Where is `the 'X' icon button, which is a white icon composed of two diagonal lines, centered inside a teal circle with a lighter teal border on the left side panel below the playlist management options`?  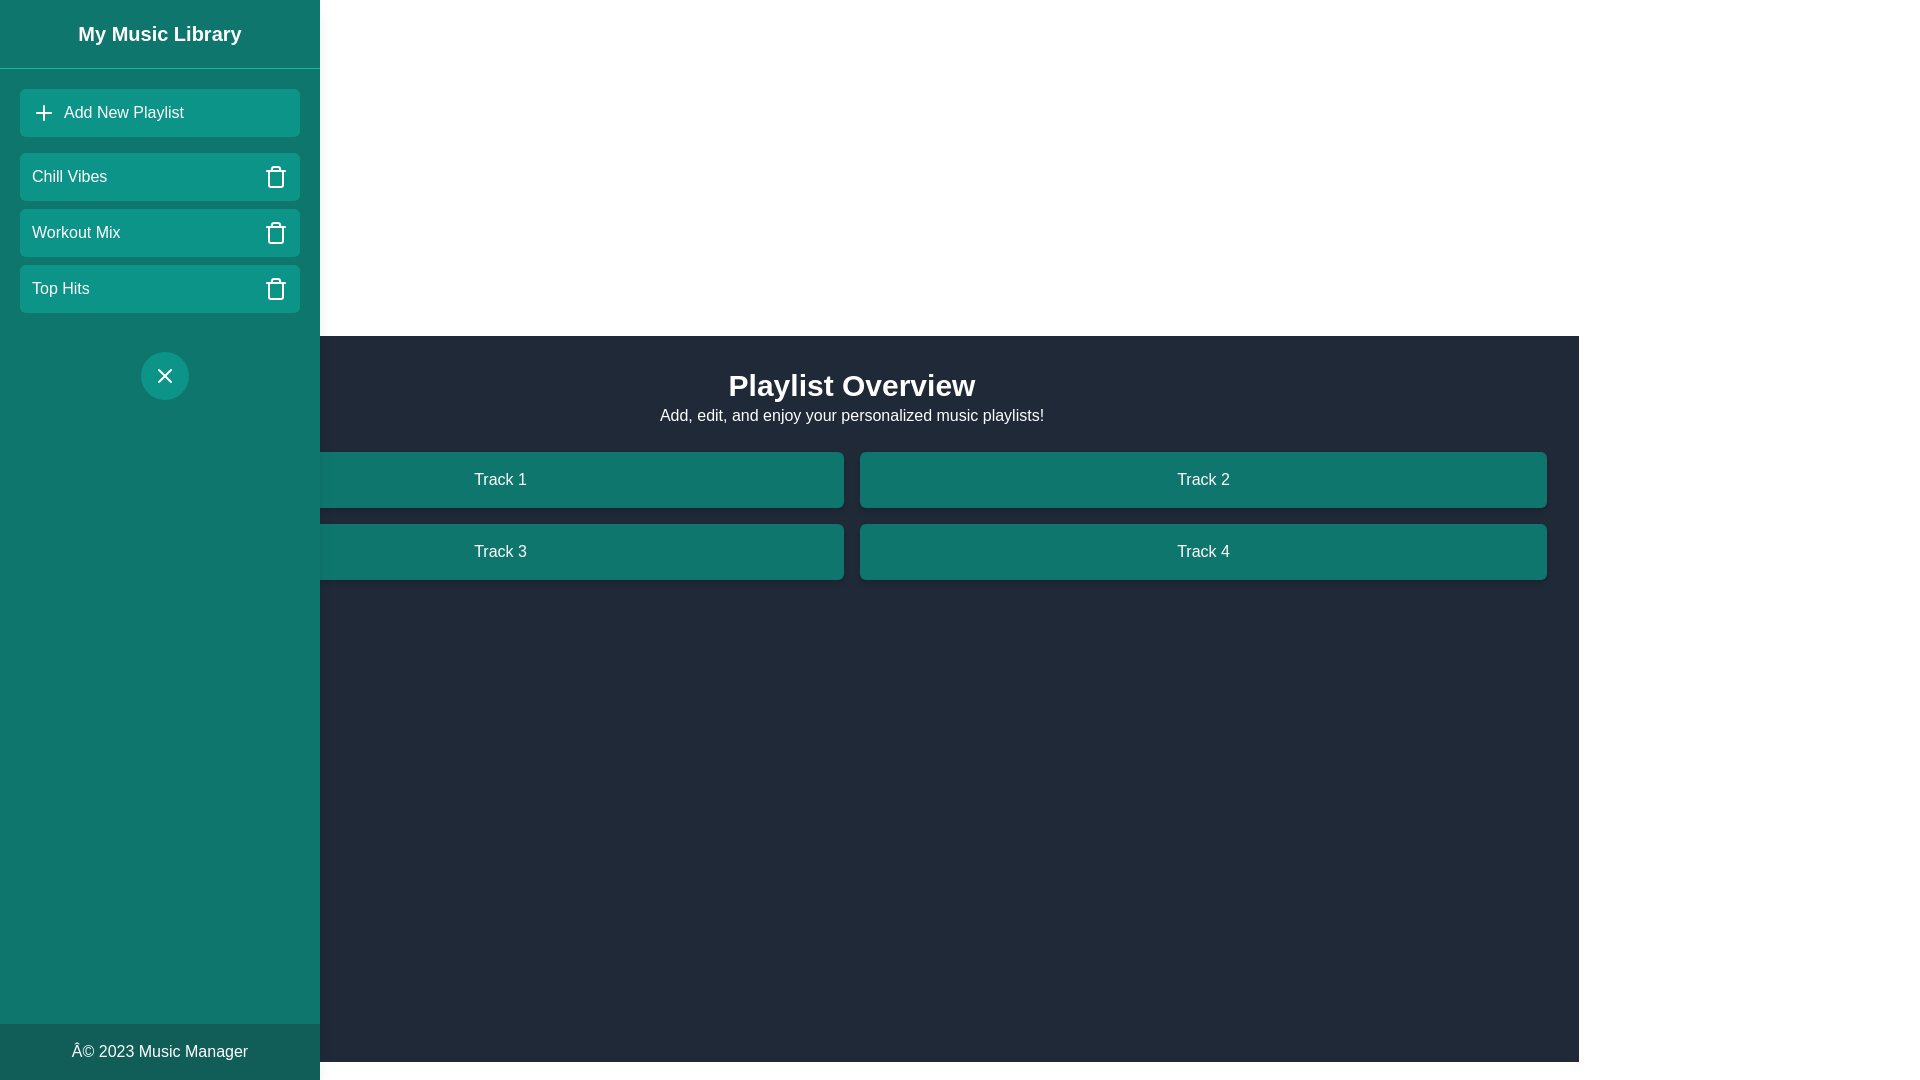
the 'X' icon button, which is a white icon composed of two diagonal lines, centered inside a teal circle with a lighter teal border on the left side panel below the playlist management options is located at coordinates (164, 375).